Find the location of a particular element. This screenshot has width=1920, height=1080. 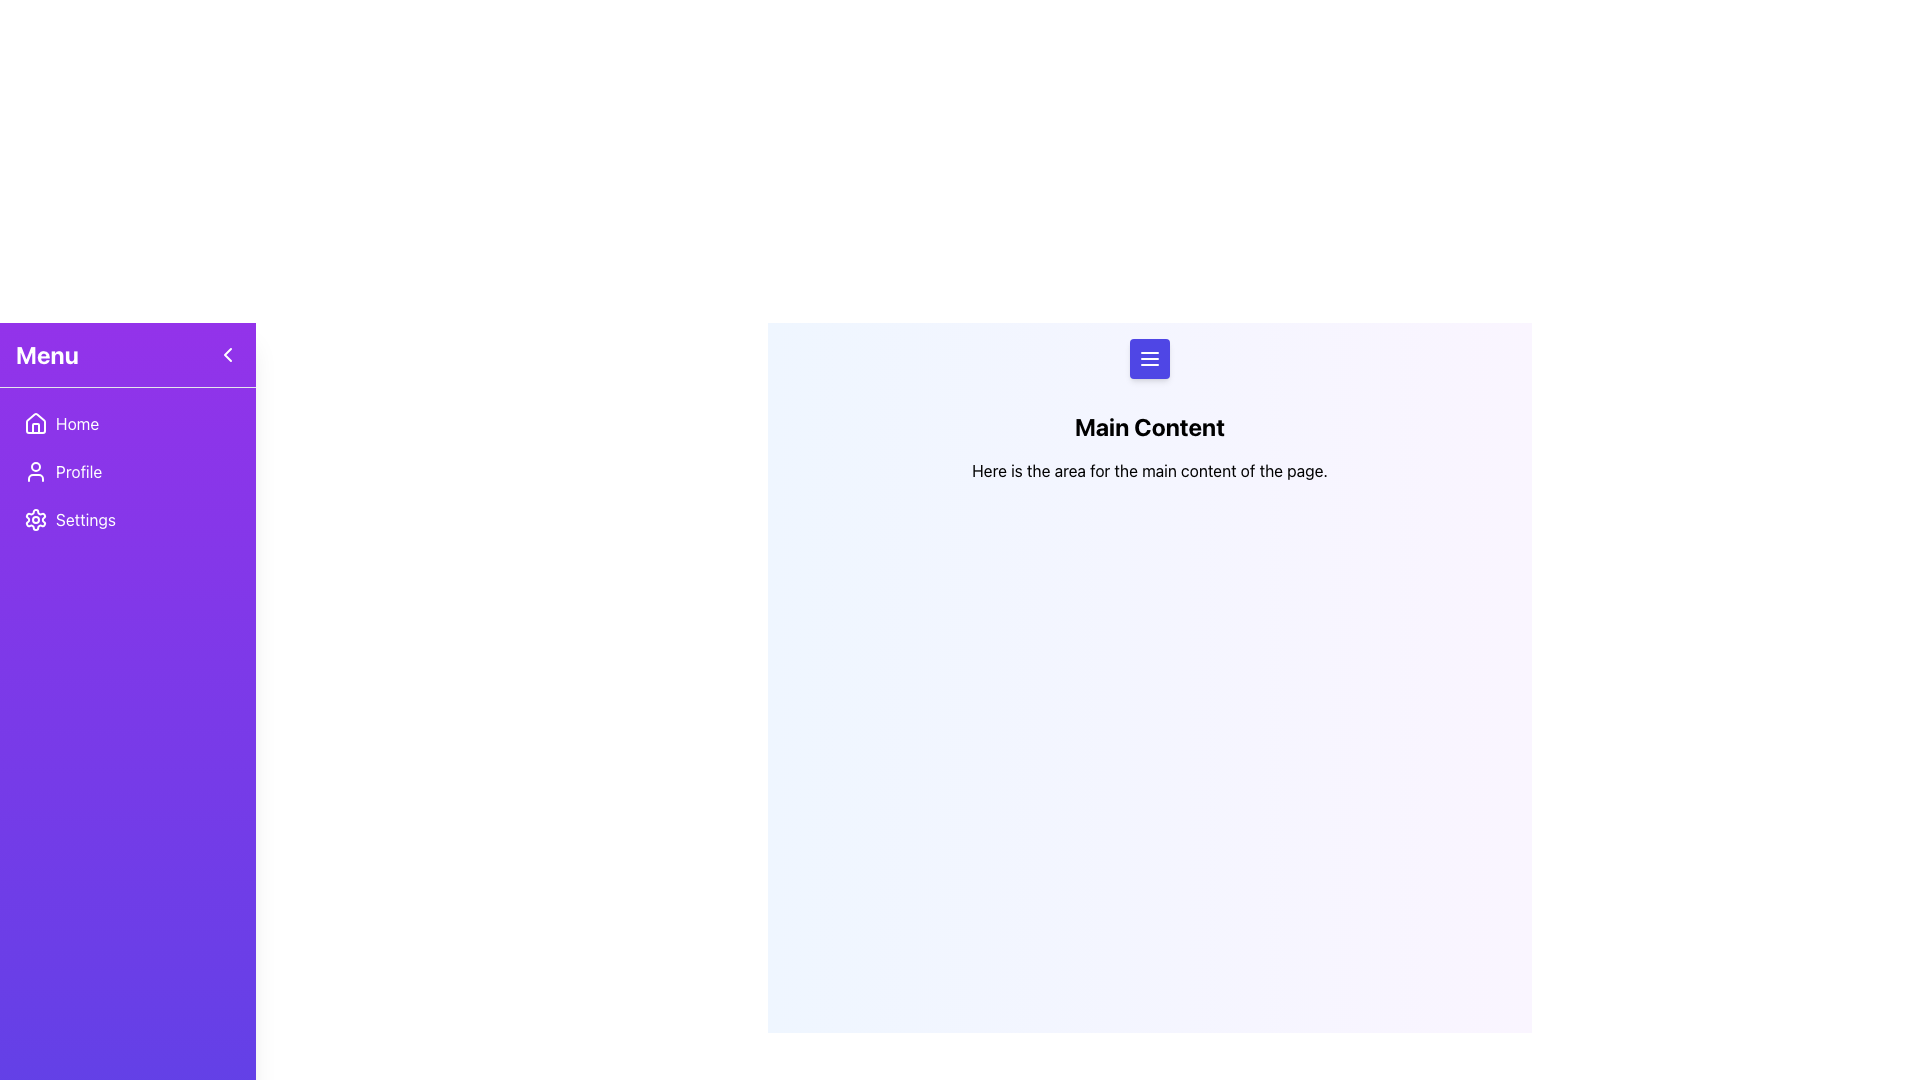

the settings icon located as the third item in the sidebar menu is located at coordinates (35, 519).